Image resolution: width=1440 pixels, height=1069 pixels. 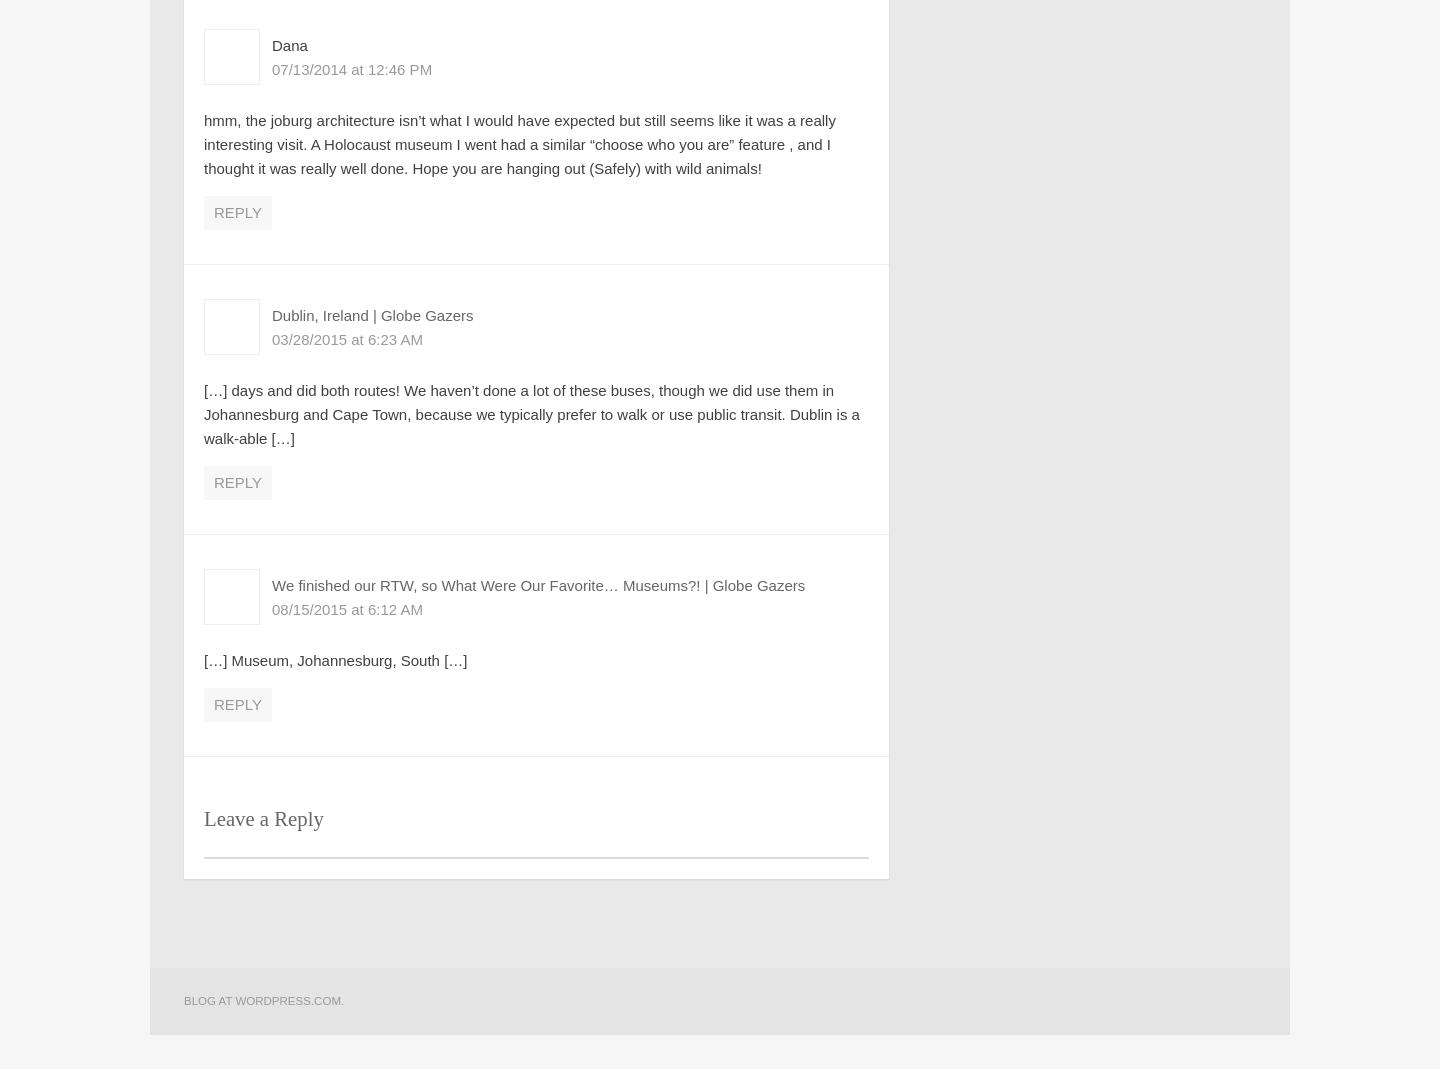 I want to click on 'Leave a Reply', so click(x=262, y=817).